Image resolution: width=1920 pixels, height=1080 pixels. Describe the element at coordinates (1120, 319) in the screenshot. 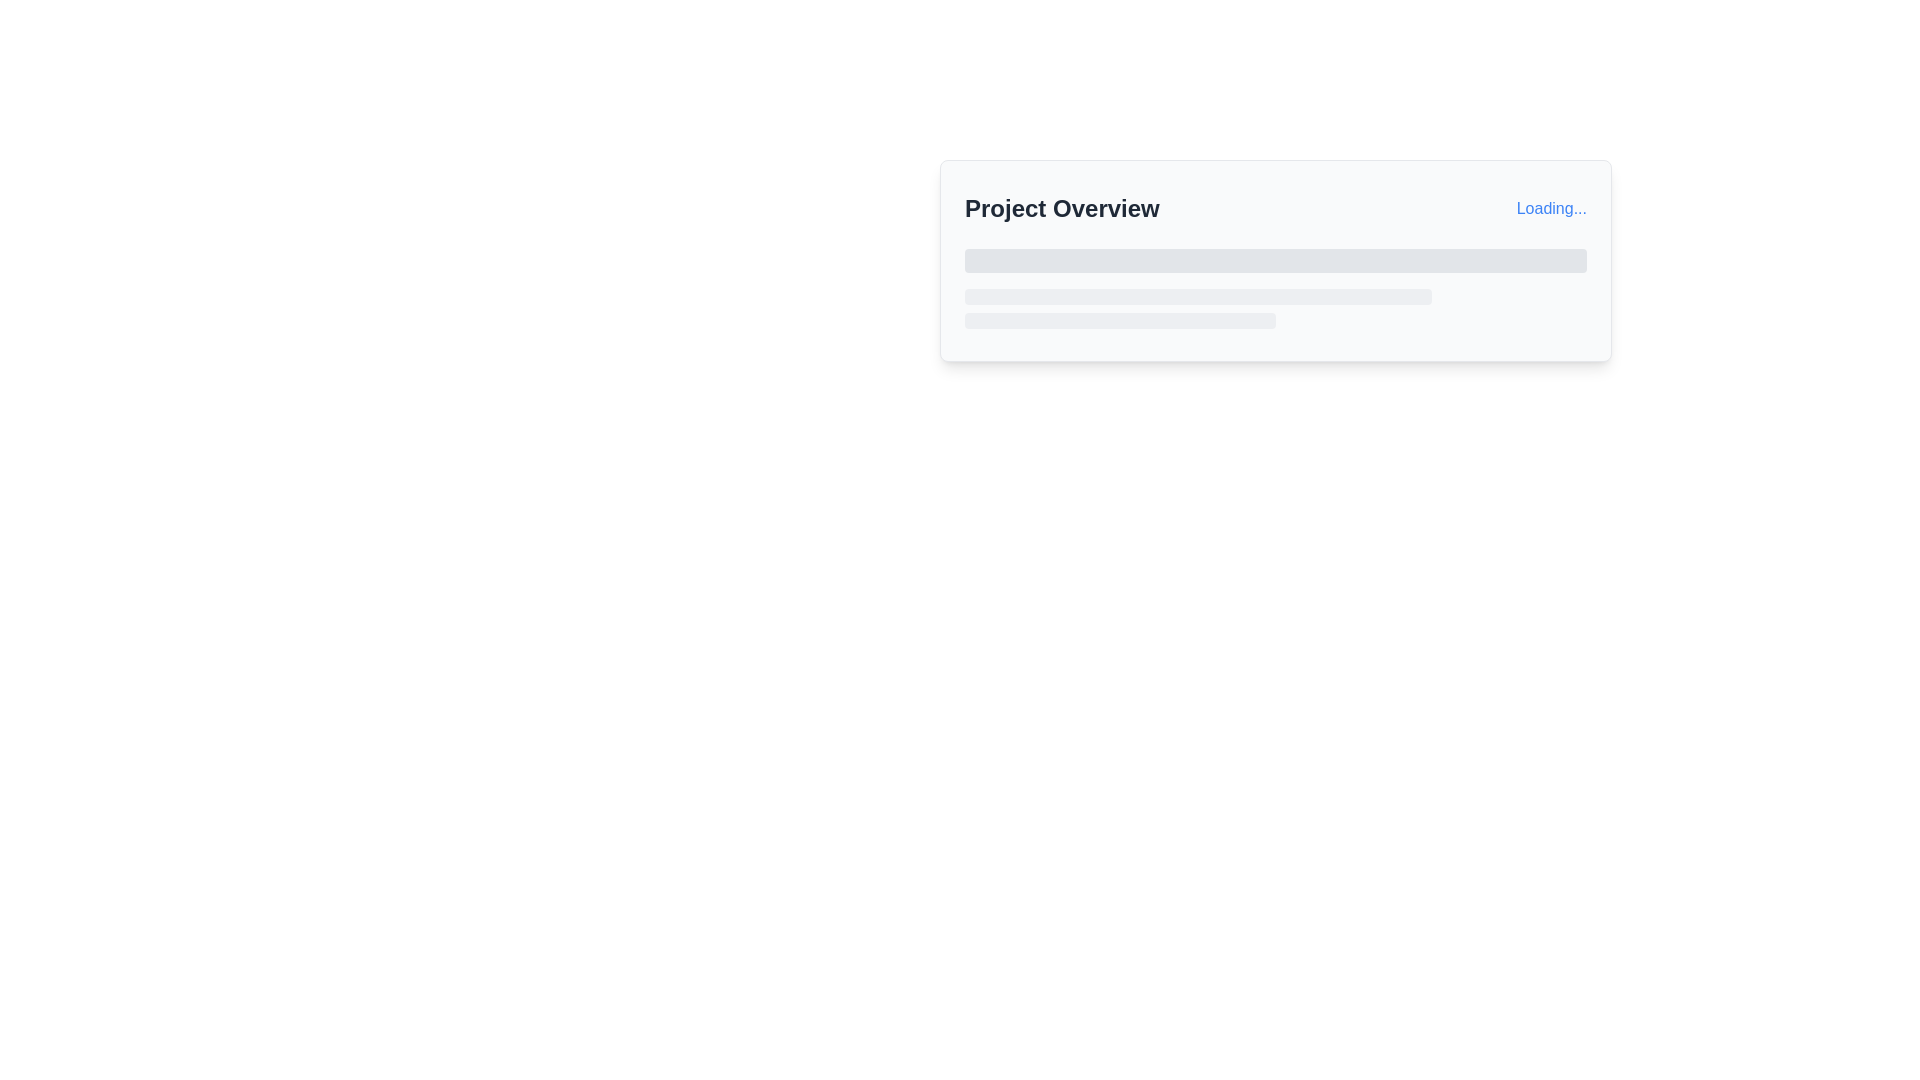

I see `the Placeholder bar element located below two wider bars within the 'Project Overview' card, identified by its light gray color and rounded silhouette` at that location.